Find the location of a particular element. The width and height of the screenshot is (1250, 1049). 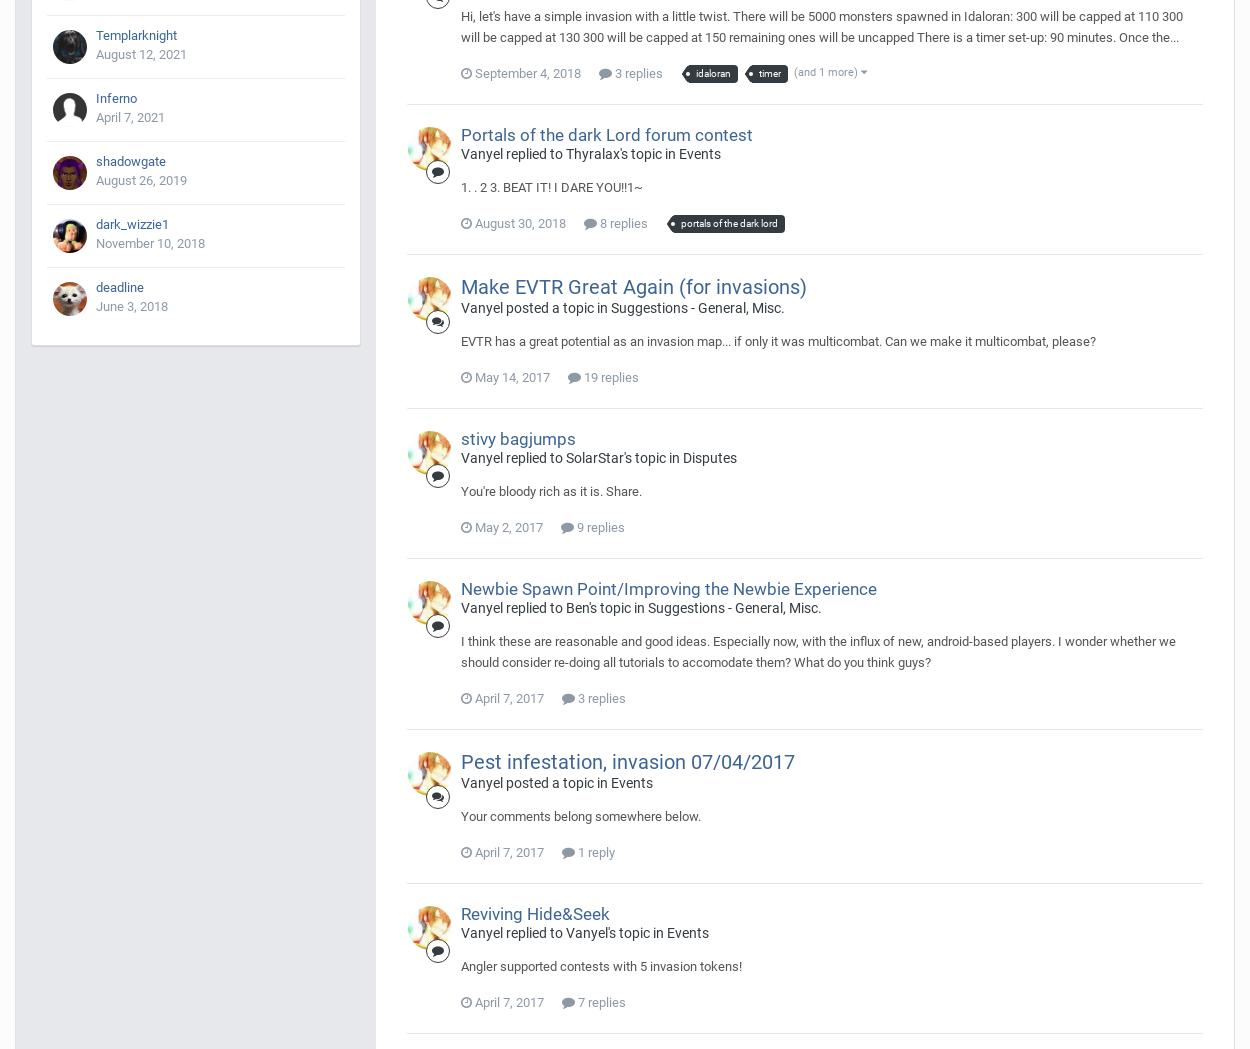

'1 reply' is located at coordinates (594, 851).